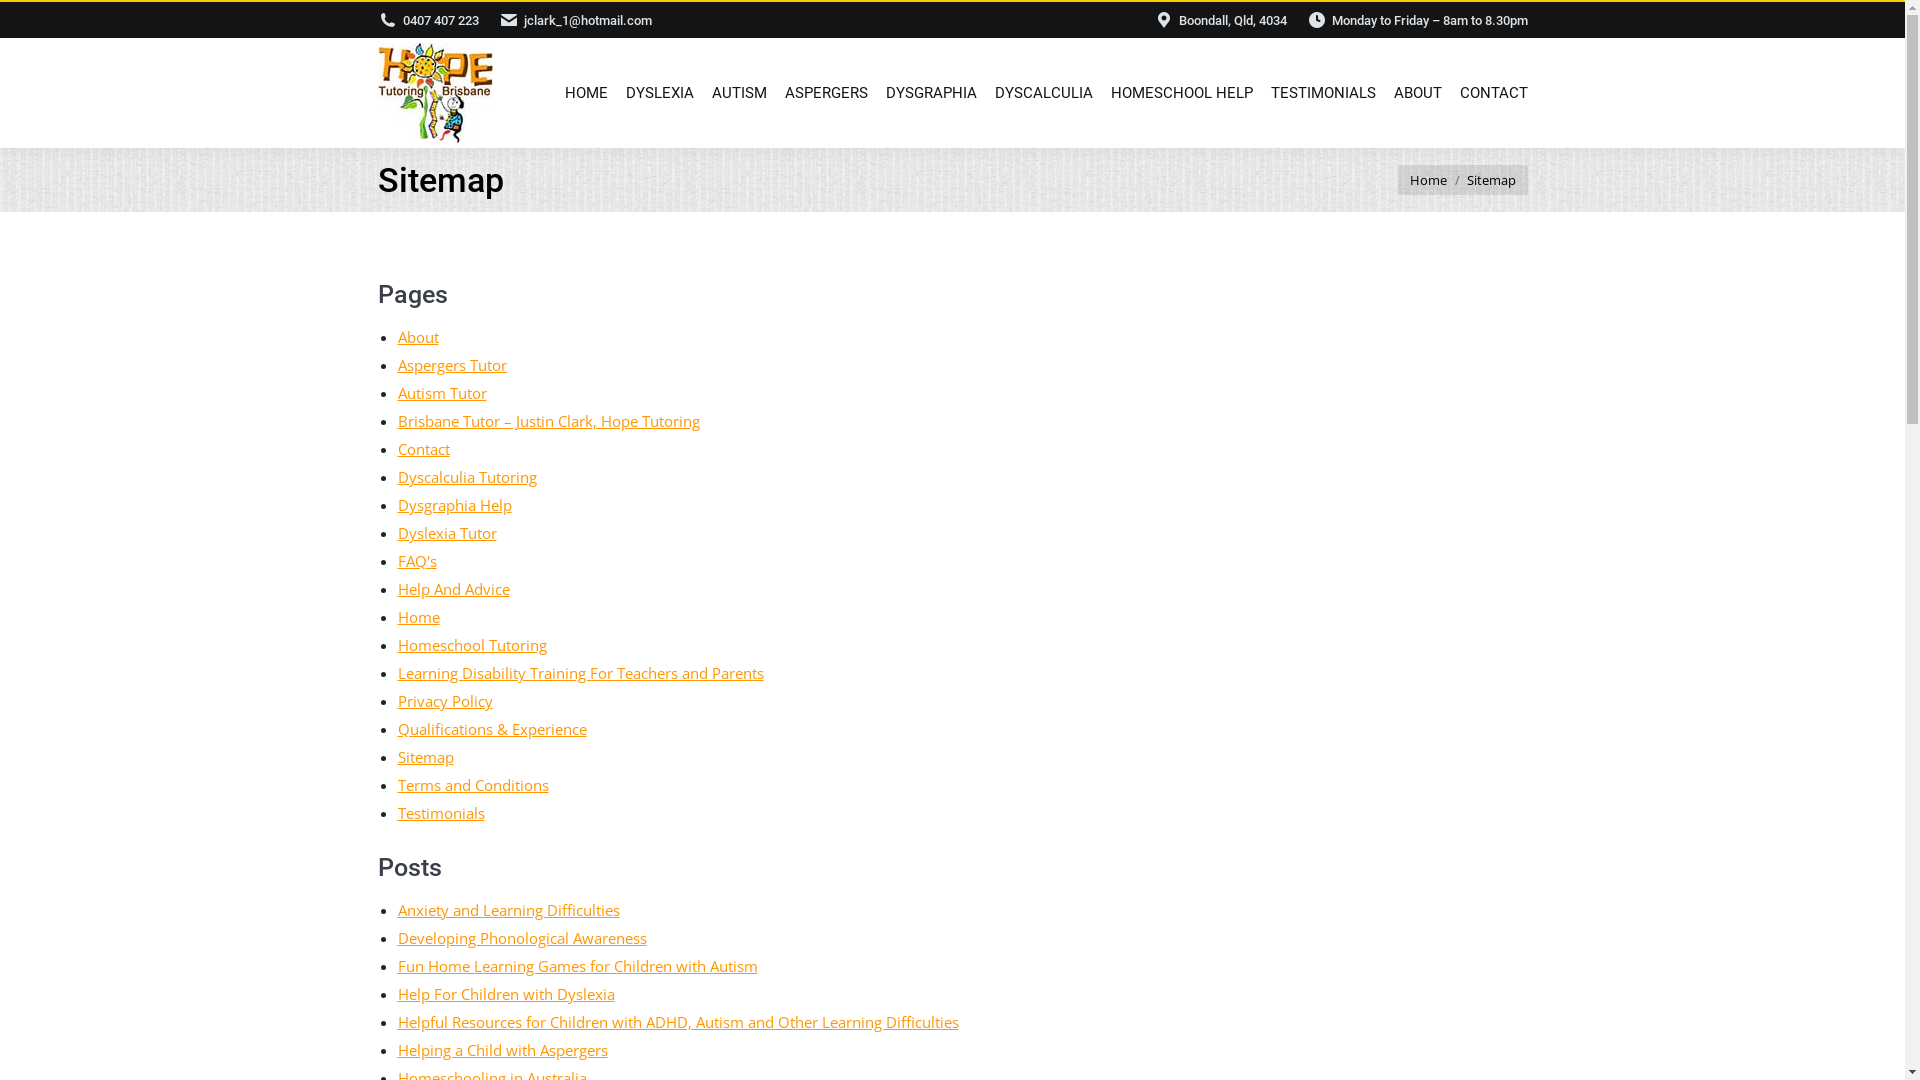  Describe the element at coordinates (401, 19) in the screenshot. I see `'0407 407 223'` at that location.